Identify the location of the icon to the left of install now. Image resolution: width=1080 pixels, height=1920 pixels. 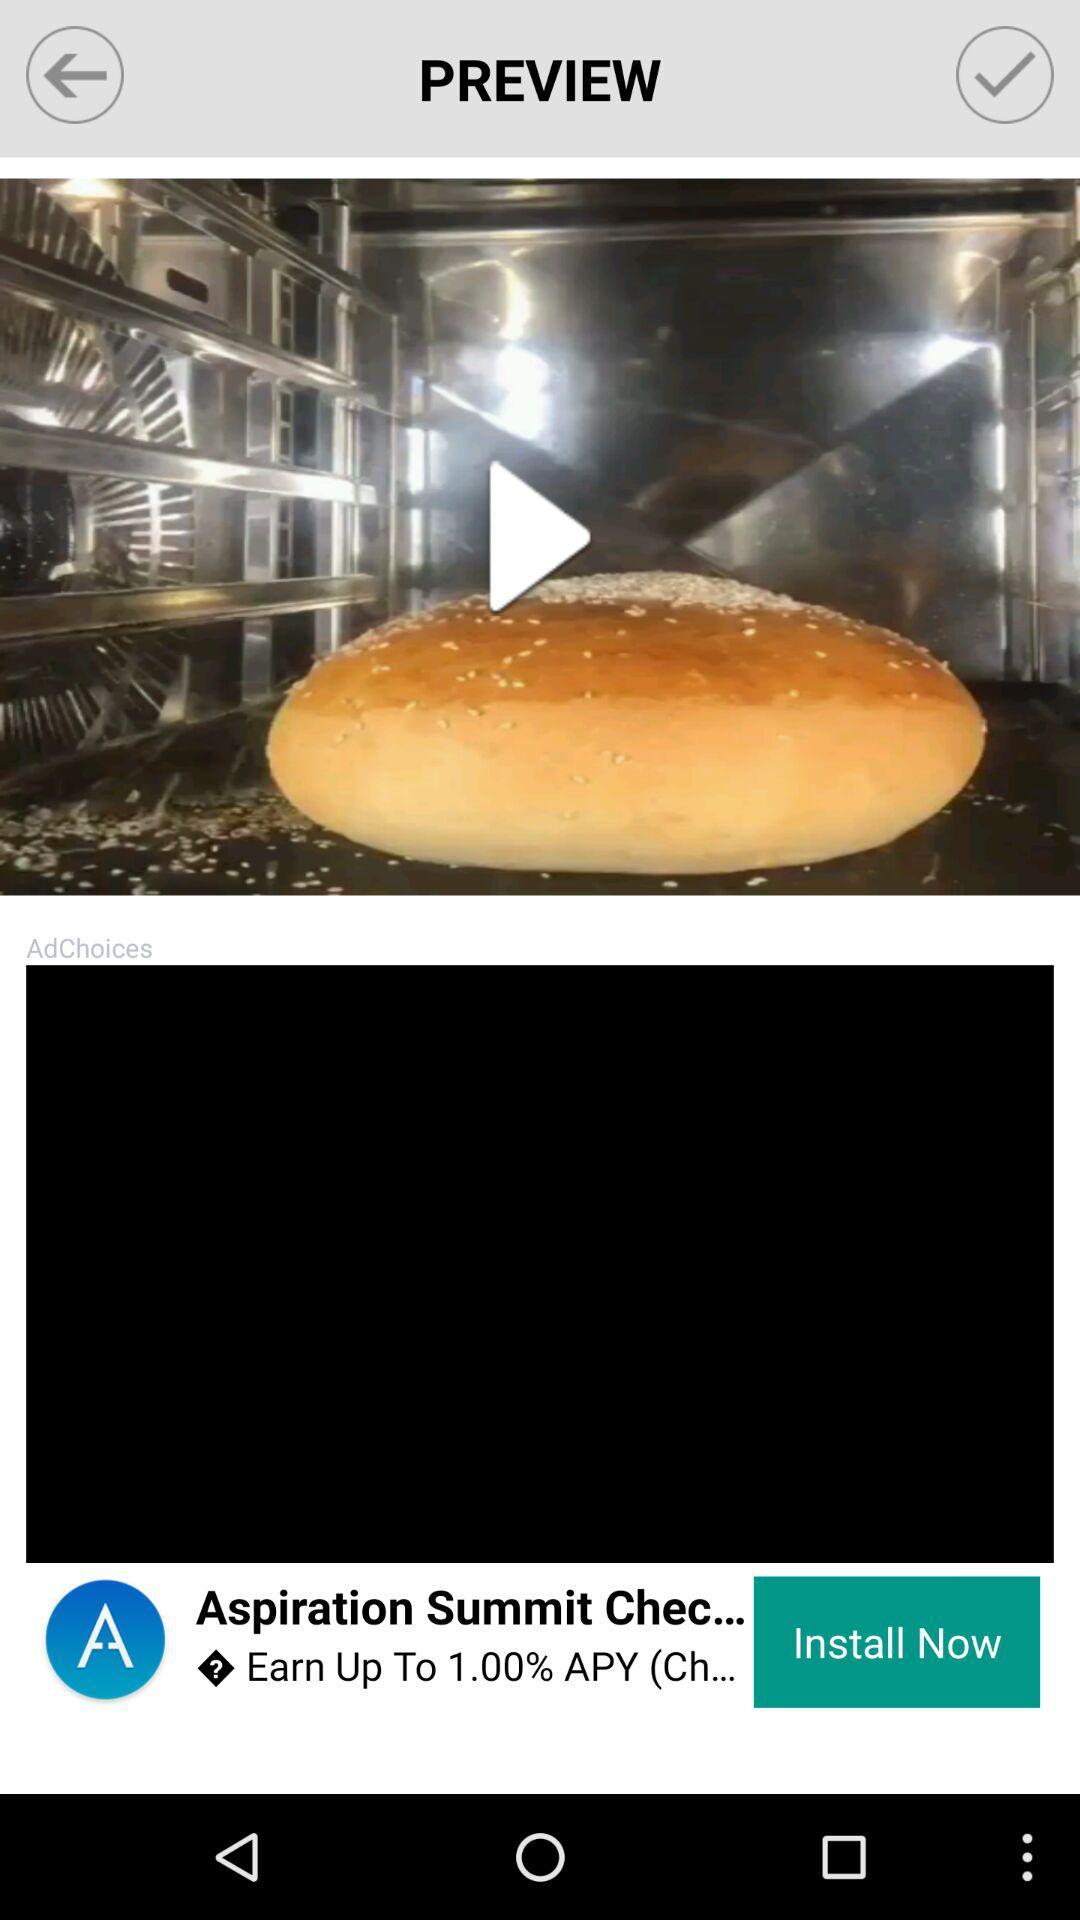
(474, 1608).